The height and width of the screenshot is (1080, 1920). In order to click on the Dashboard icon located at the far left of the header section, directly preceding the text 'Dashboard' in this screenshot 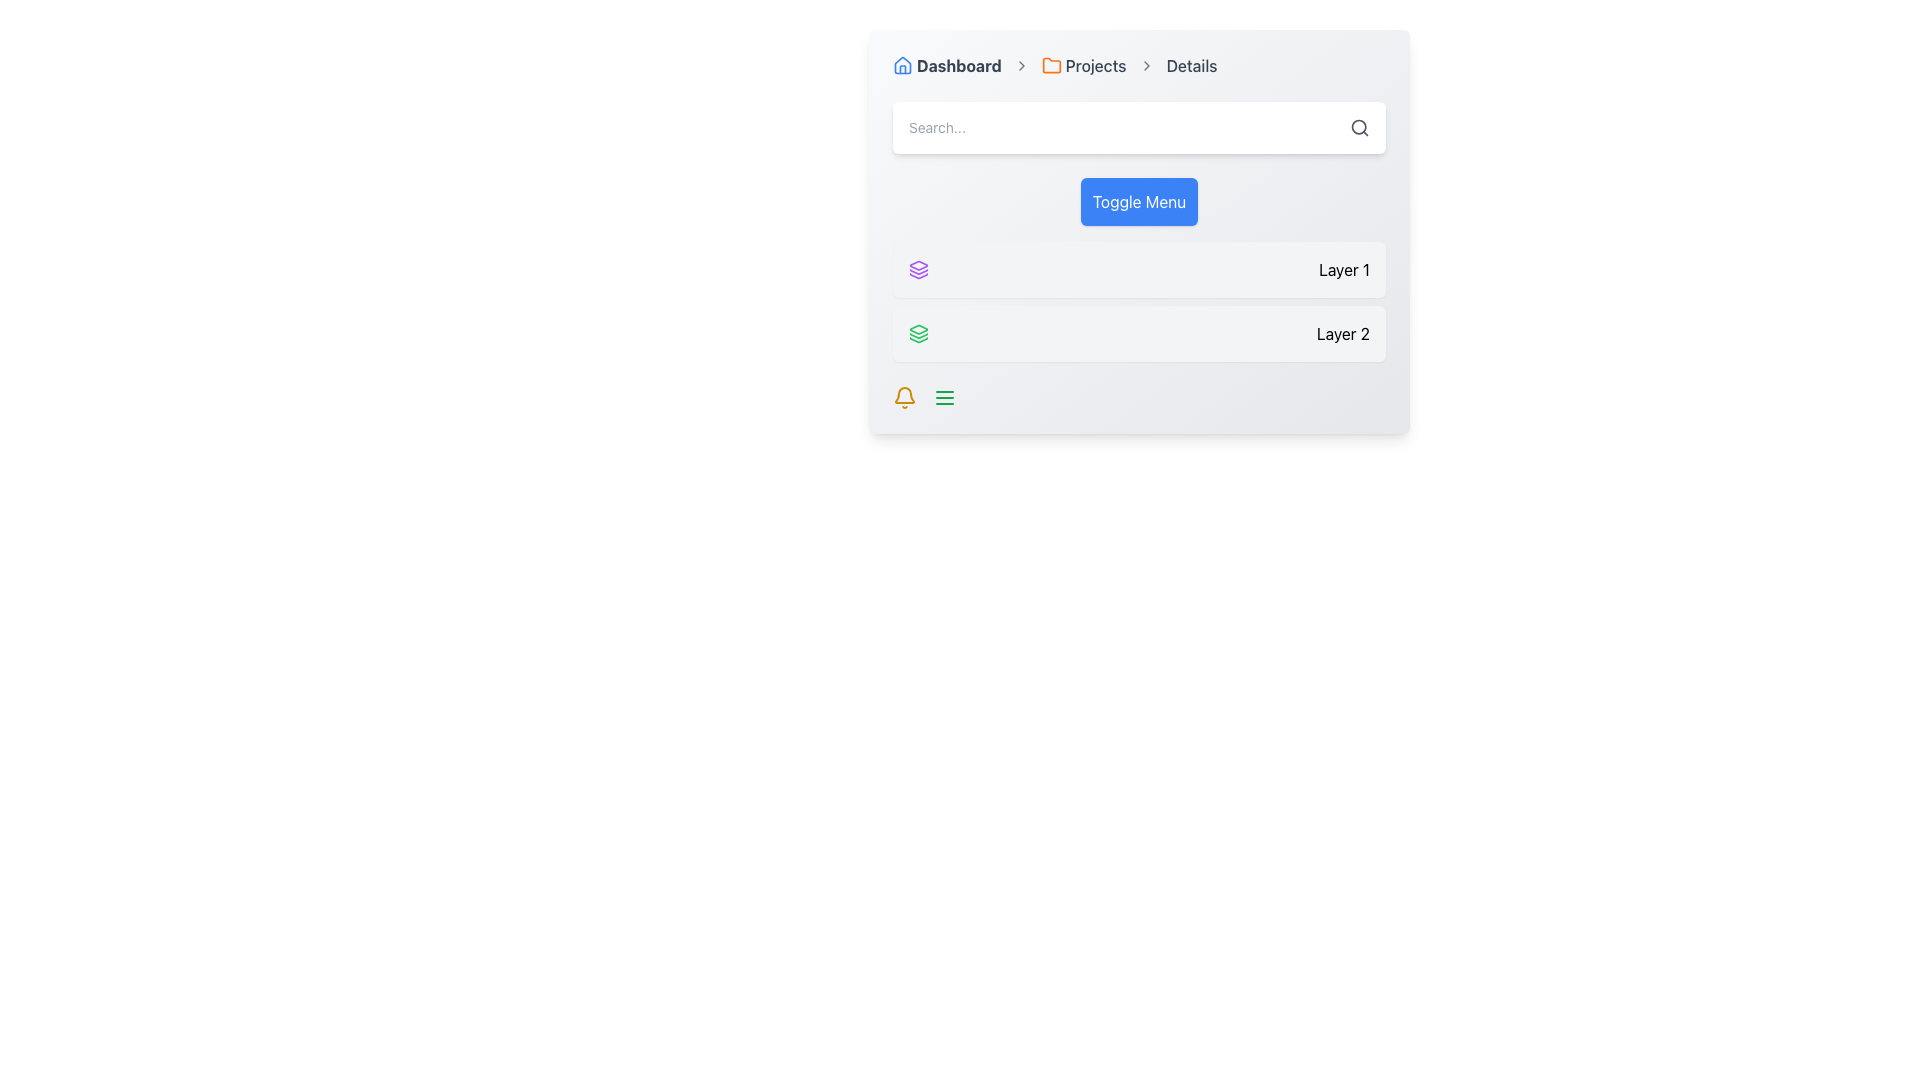, I will do `click(901, 64)`.